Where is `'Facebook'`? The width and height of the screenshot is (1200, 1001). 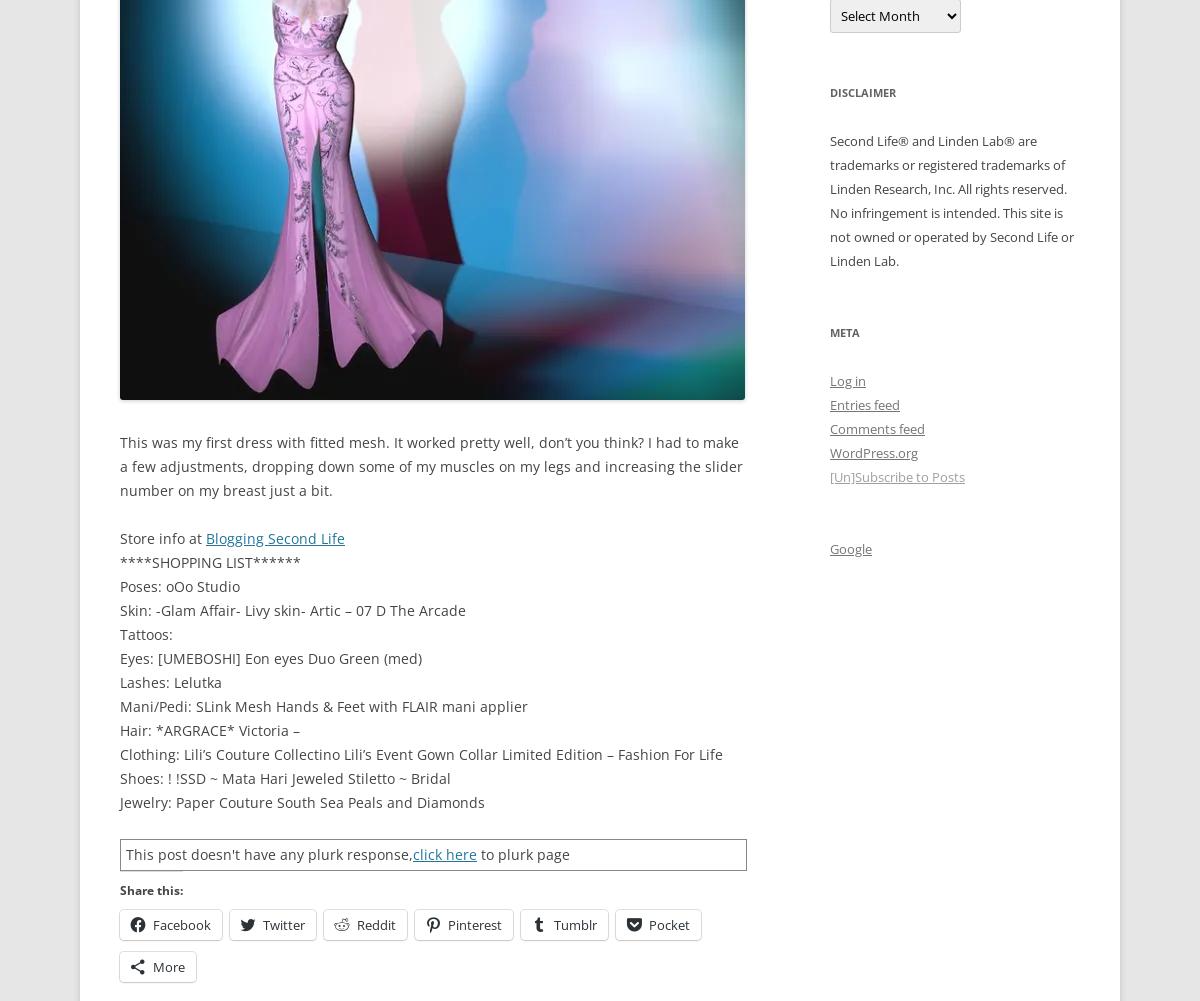 'Facebook' is located at coordinates (181, 925).